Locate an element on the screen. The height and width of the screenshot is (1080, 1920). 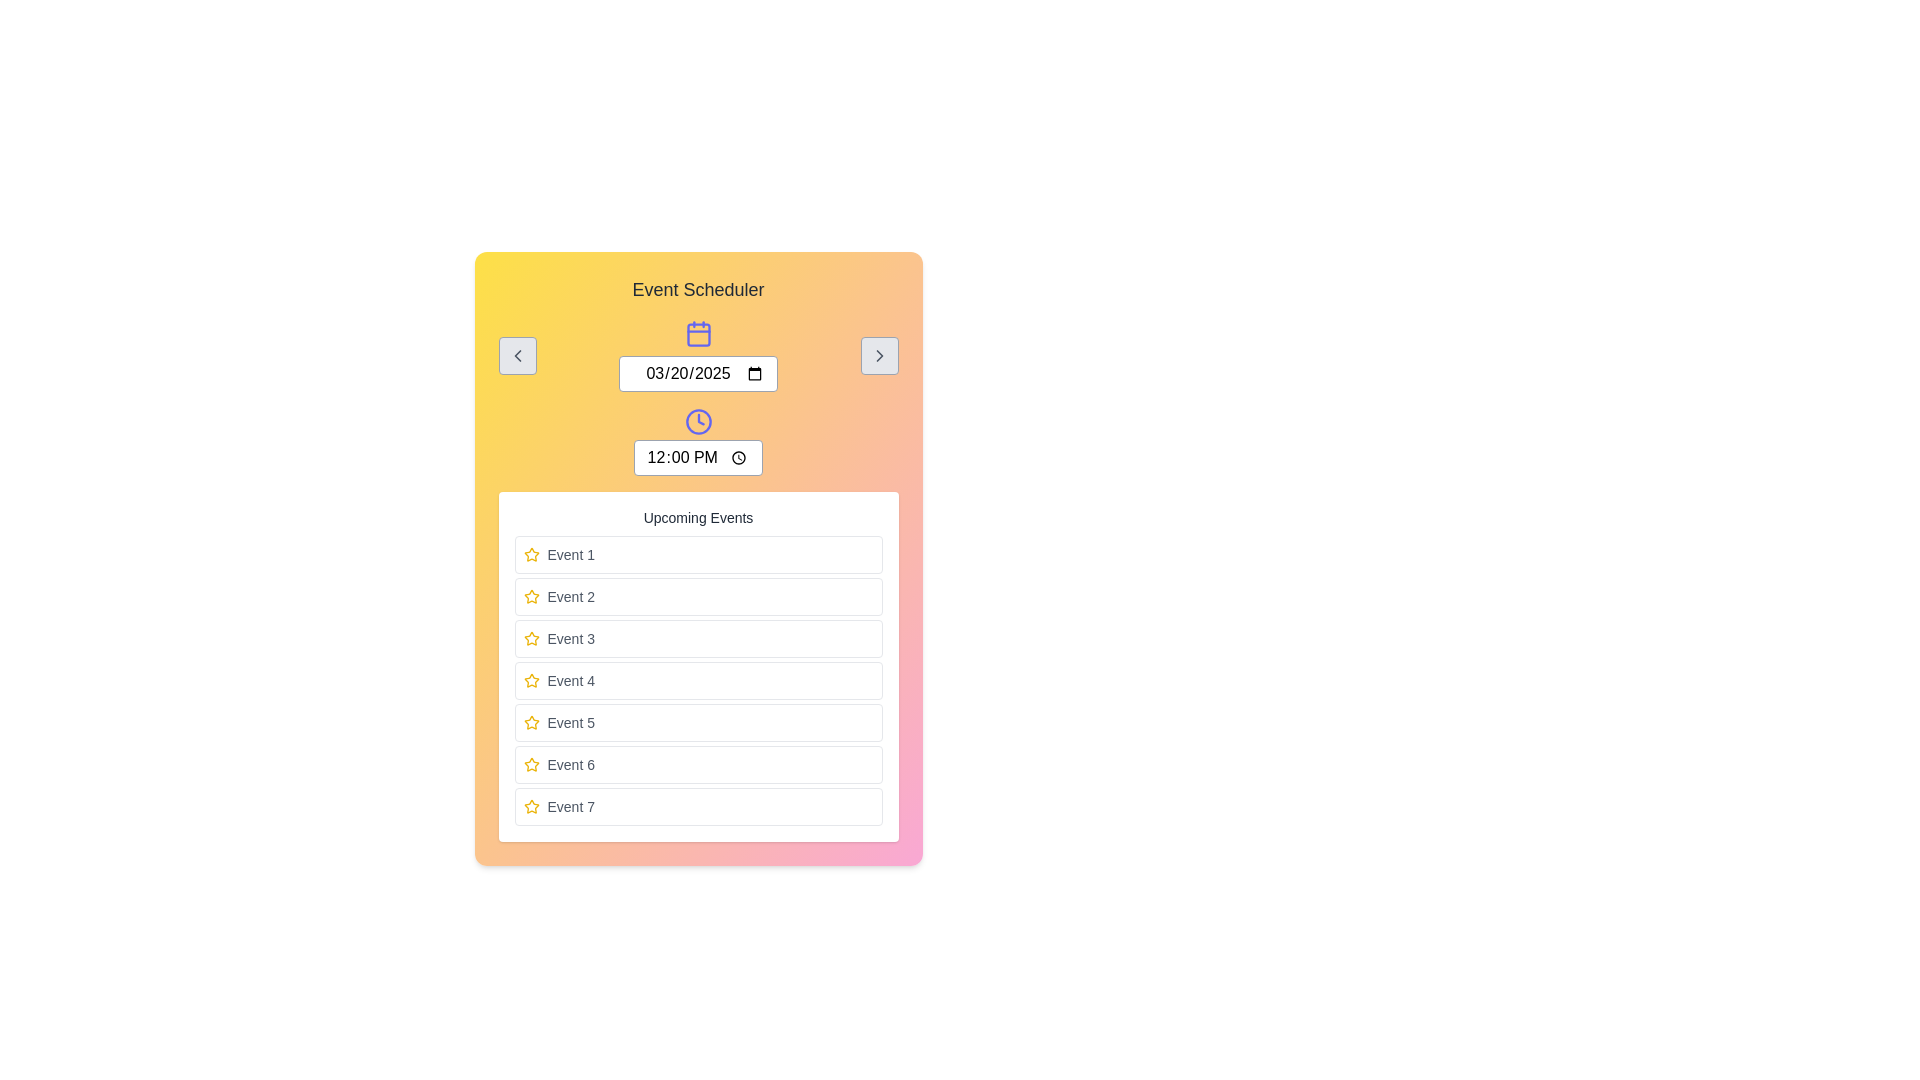
the first star icon is located at coordinates (531, 555).